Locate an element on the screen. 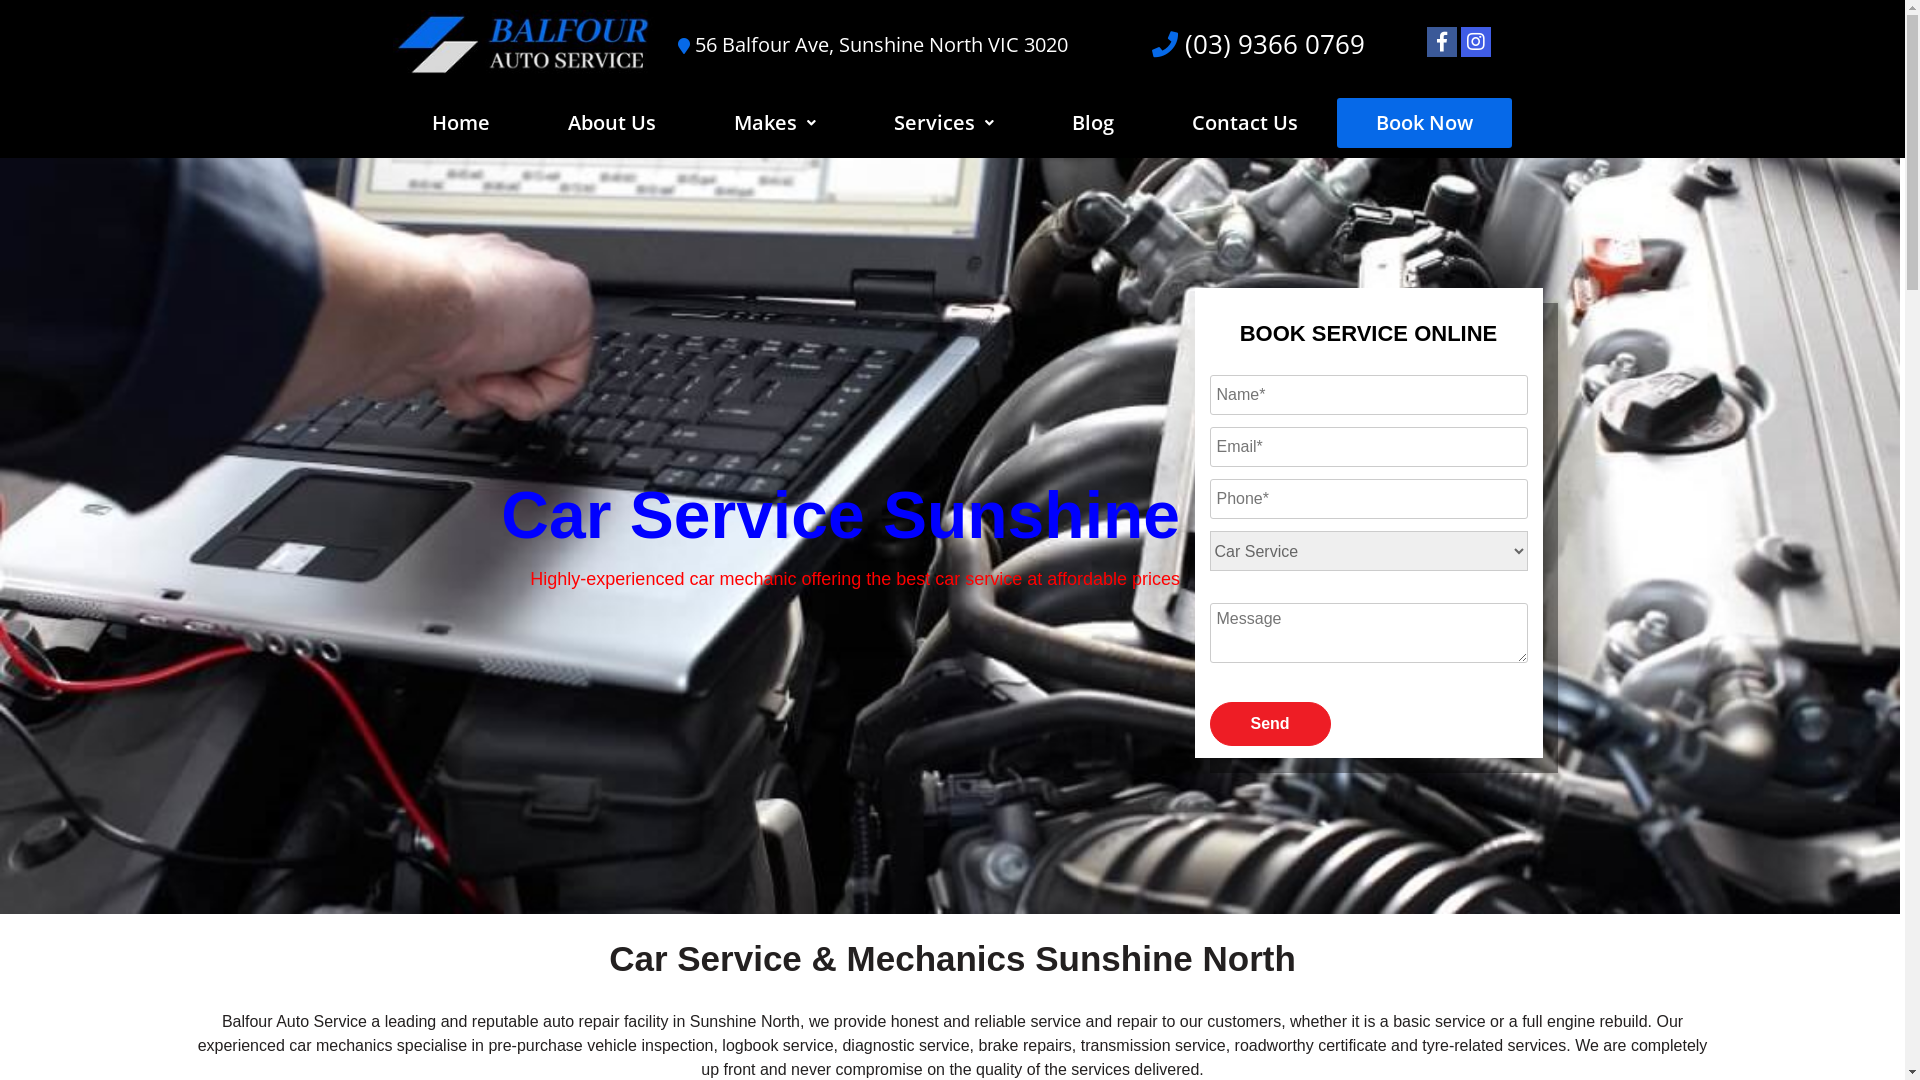 The image size is (1920, 1080). 'Makes' is located at coordinates (773, 123).